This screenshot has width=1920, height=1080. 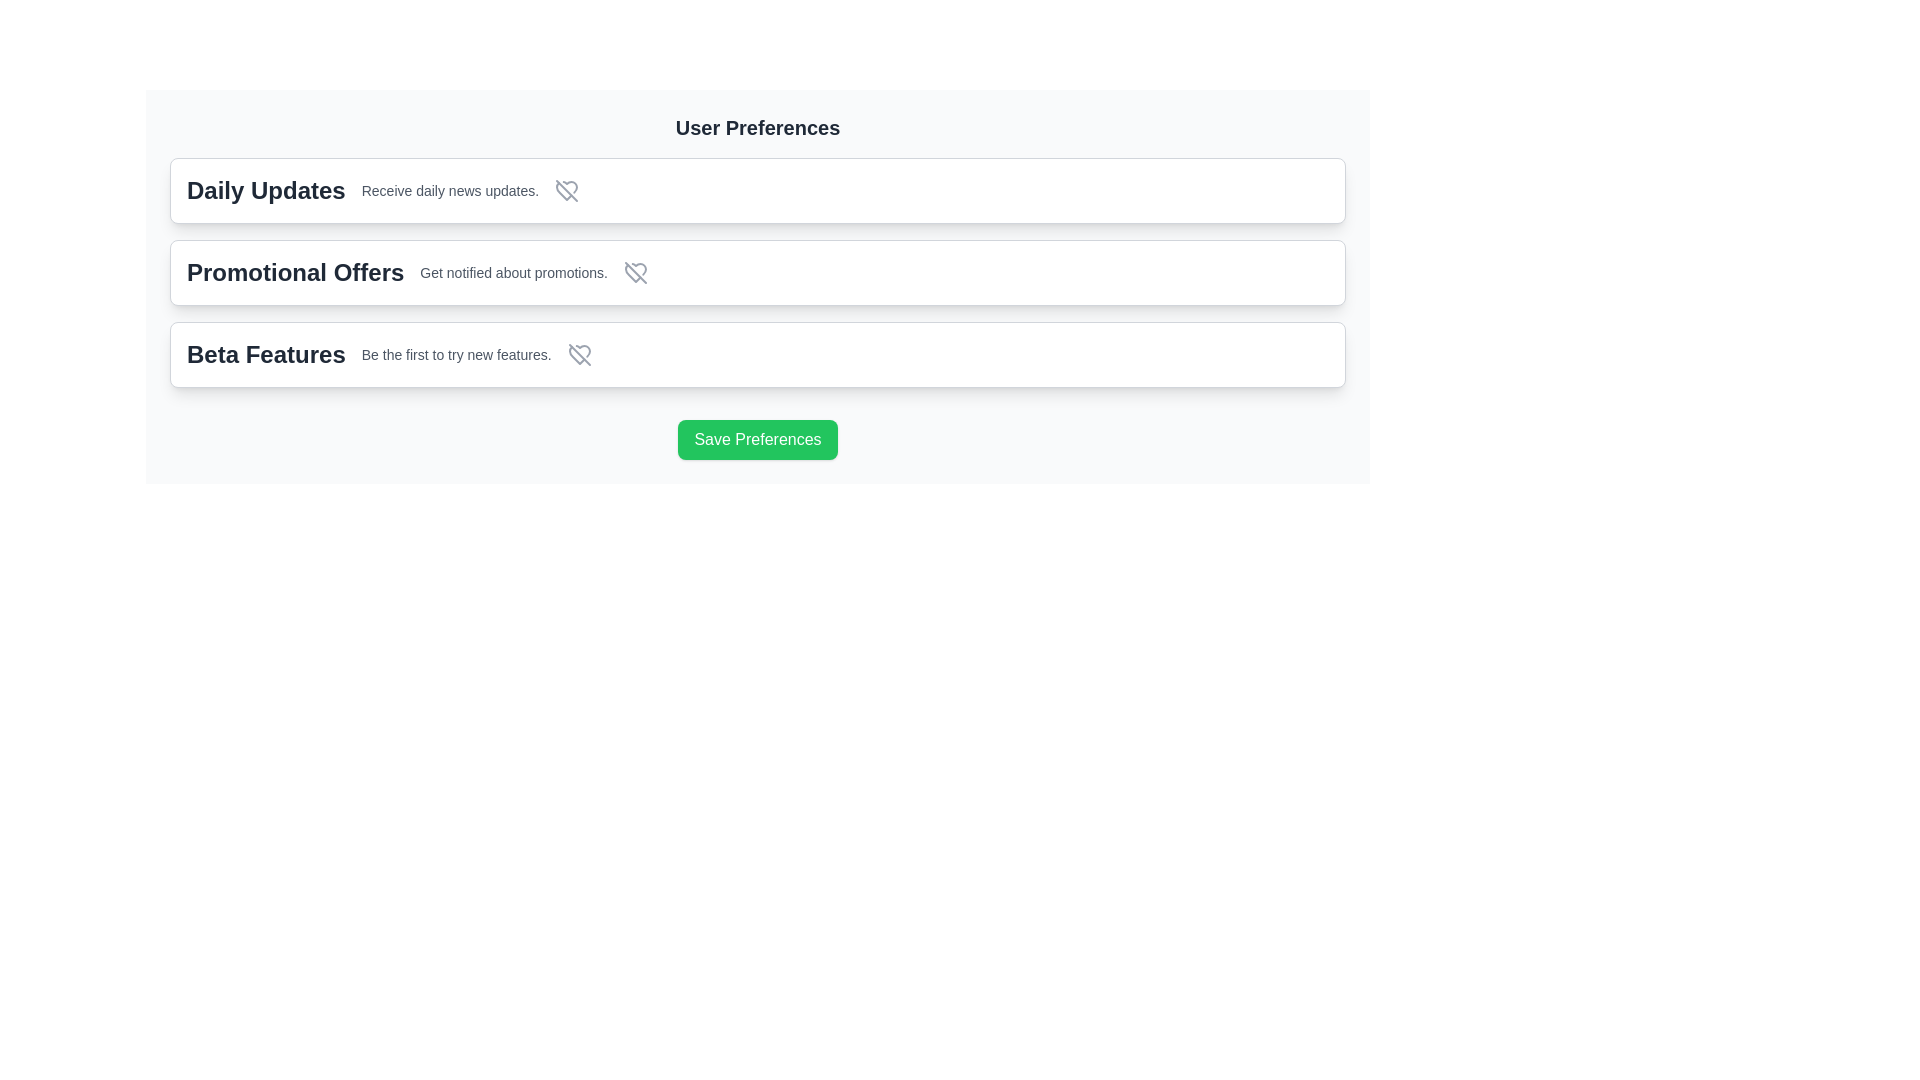 I want to click on the distinct green button labeled 'Save Preferences' to observe the color change effect when hovered, so click(x=757, y=438).